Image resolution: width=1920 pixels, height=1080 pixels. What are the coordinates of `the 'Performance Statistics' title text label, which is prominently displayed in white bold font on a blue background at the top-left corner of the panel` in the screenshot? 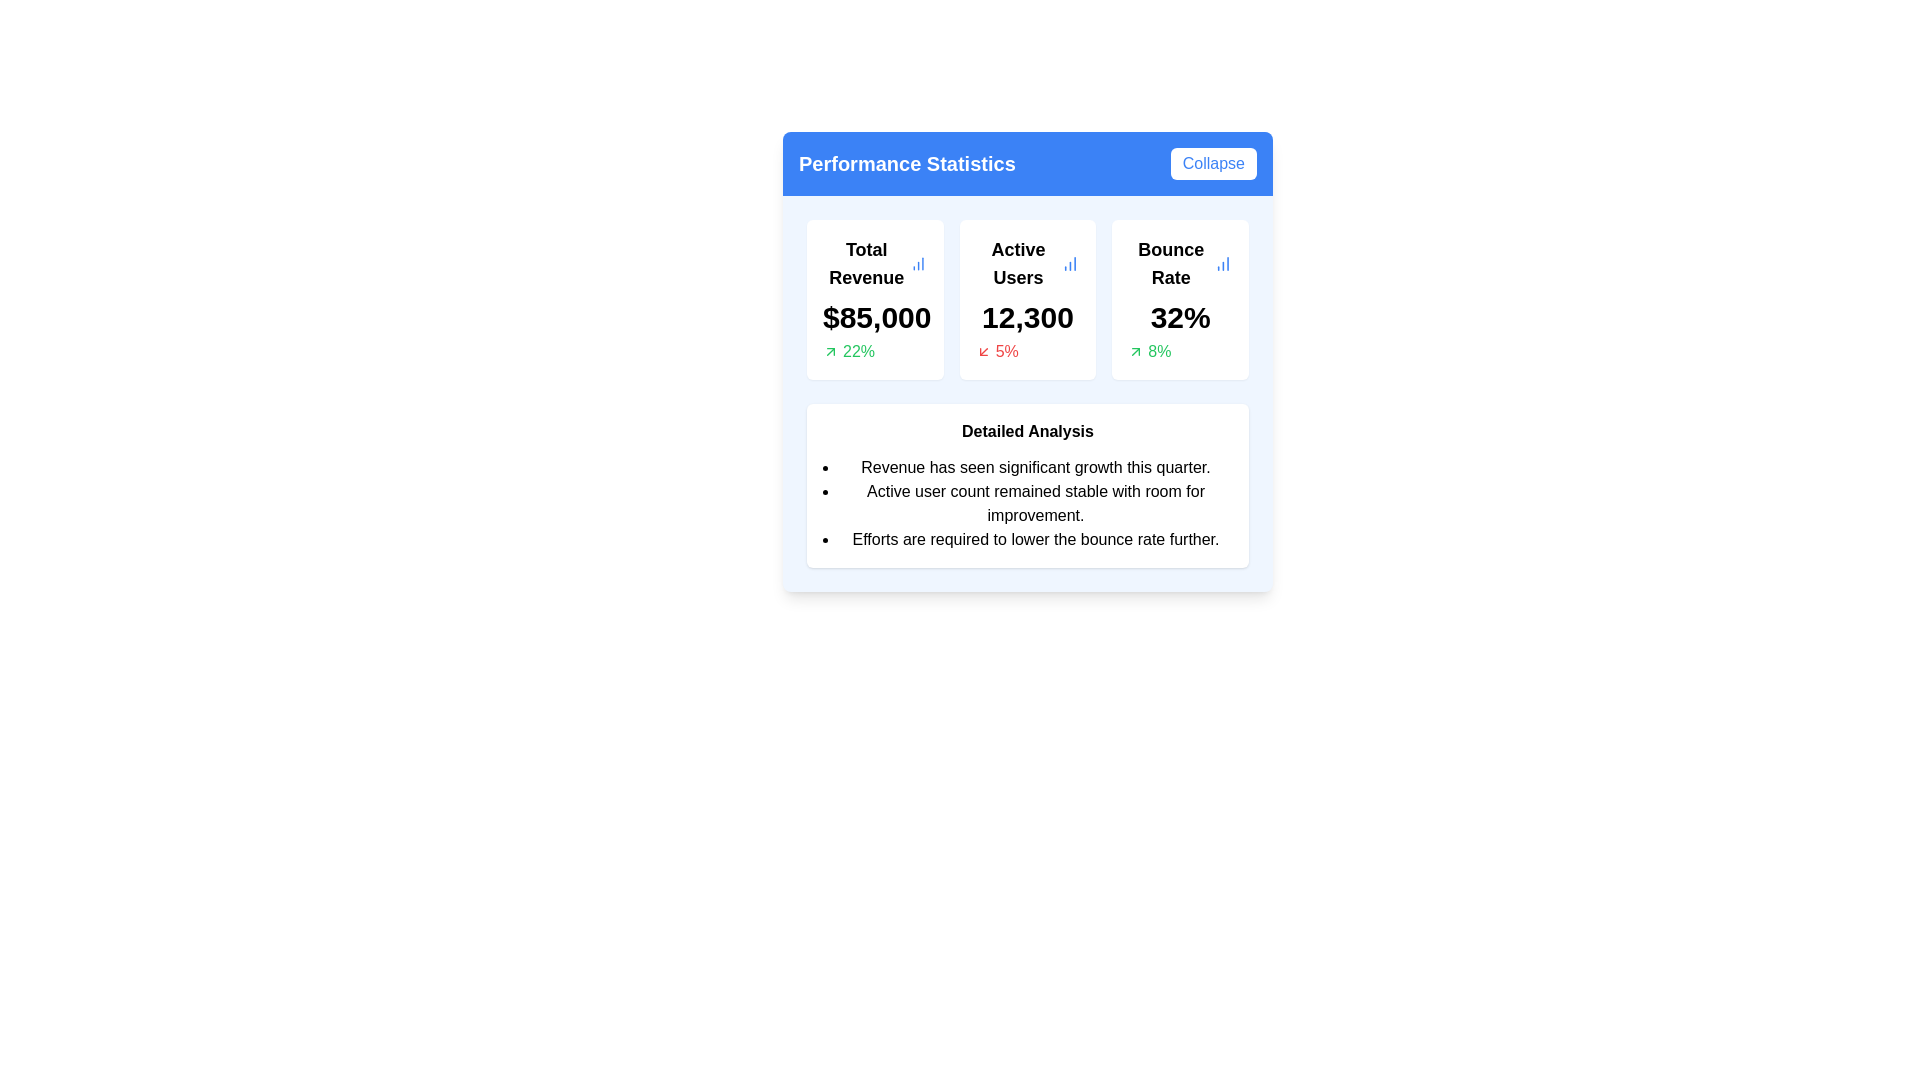 It's located at (906, 163).